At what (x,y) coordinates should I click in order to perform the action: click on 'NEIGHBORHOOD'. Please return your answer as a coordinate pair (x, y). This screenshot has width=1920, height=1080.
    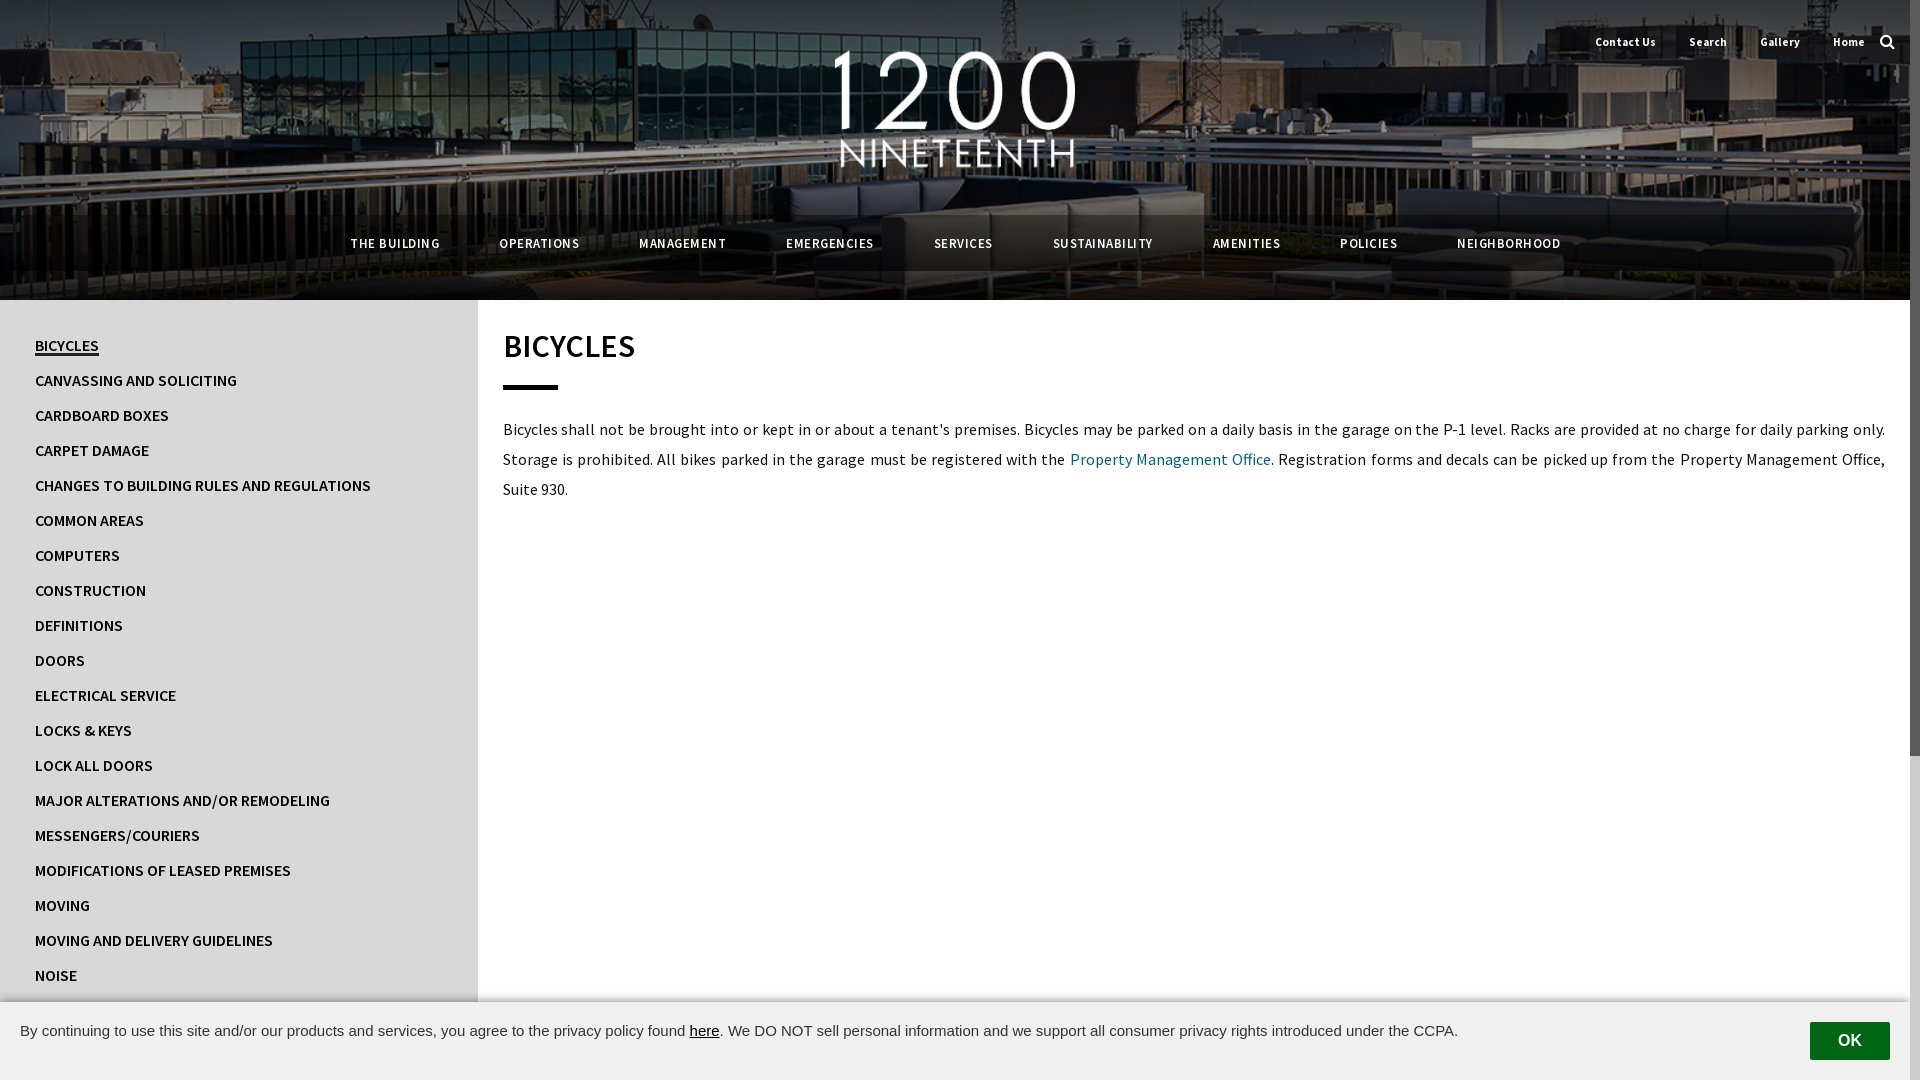
    Looking at the image, I should click on (1508, 242).